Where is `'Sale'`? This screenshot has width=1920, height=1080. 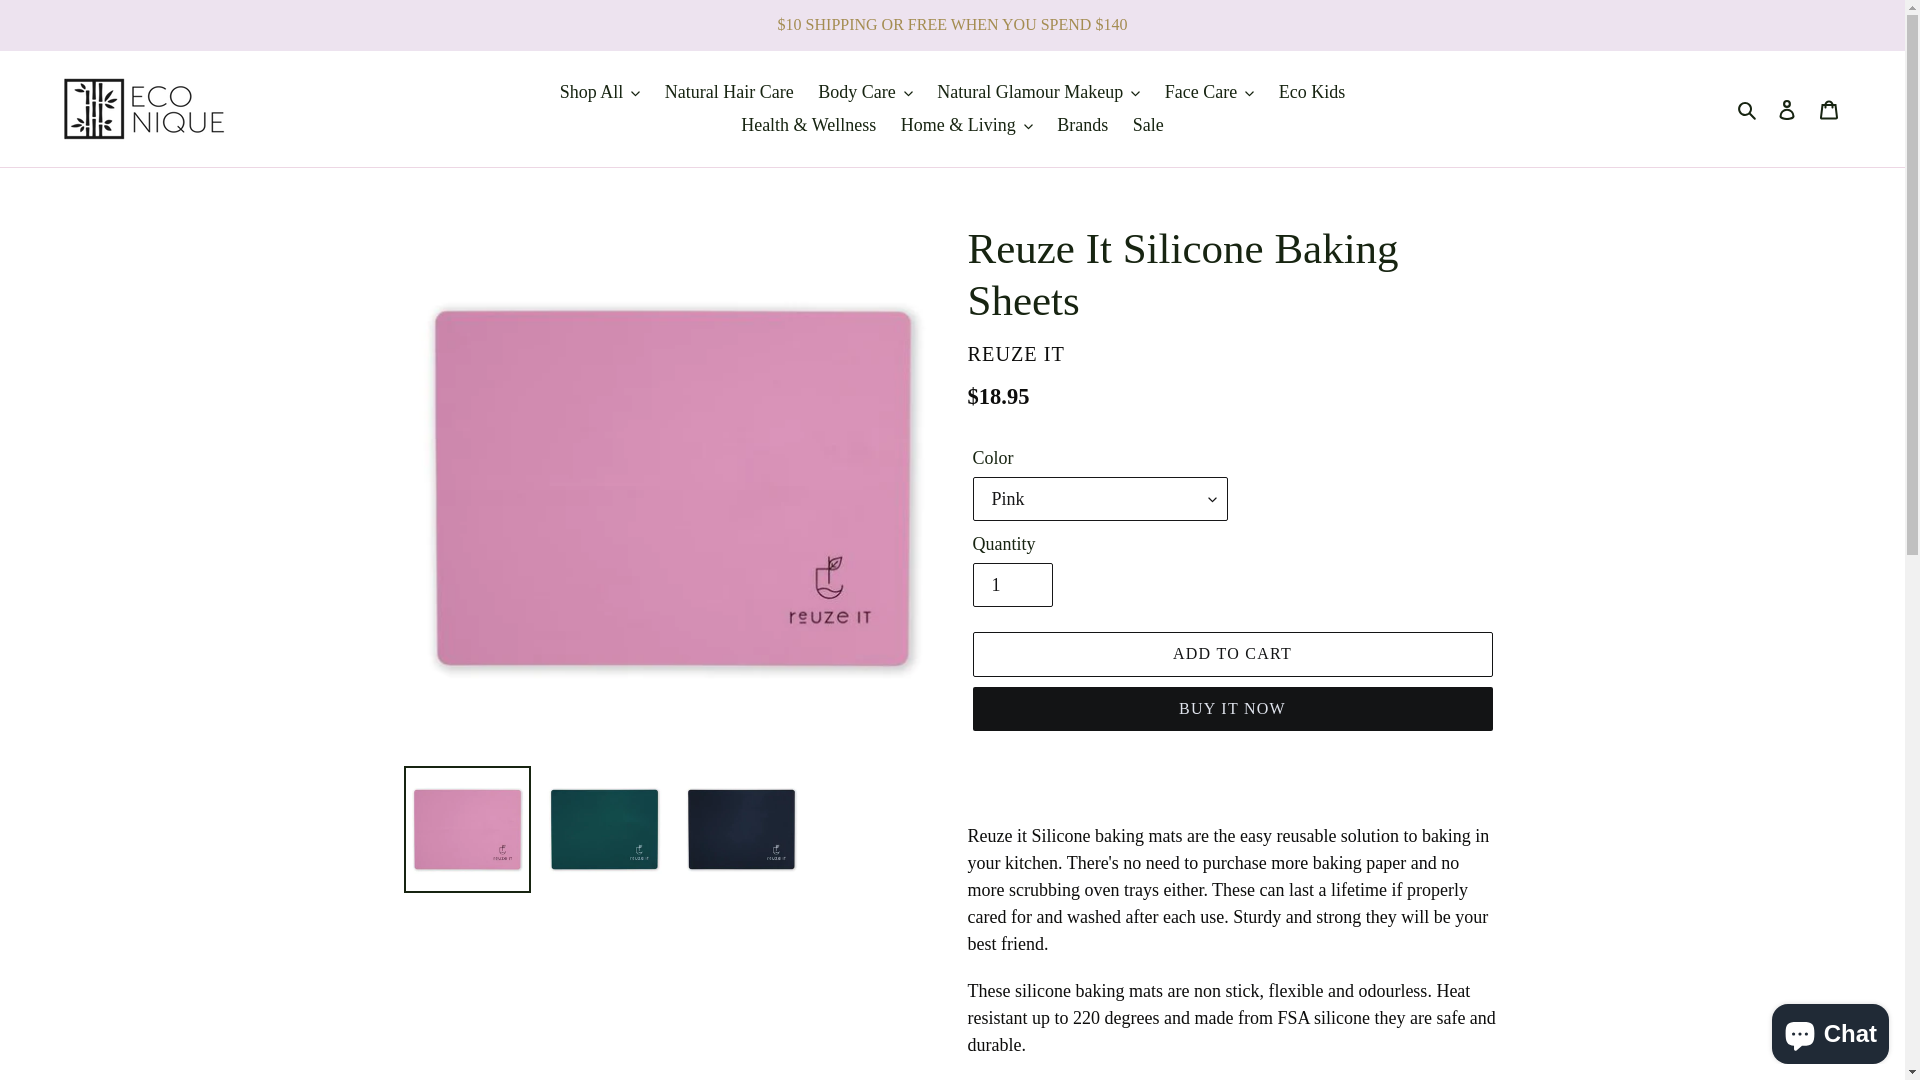
'Sale' is located at coordinates (1148, 125).